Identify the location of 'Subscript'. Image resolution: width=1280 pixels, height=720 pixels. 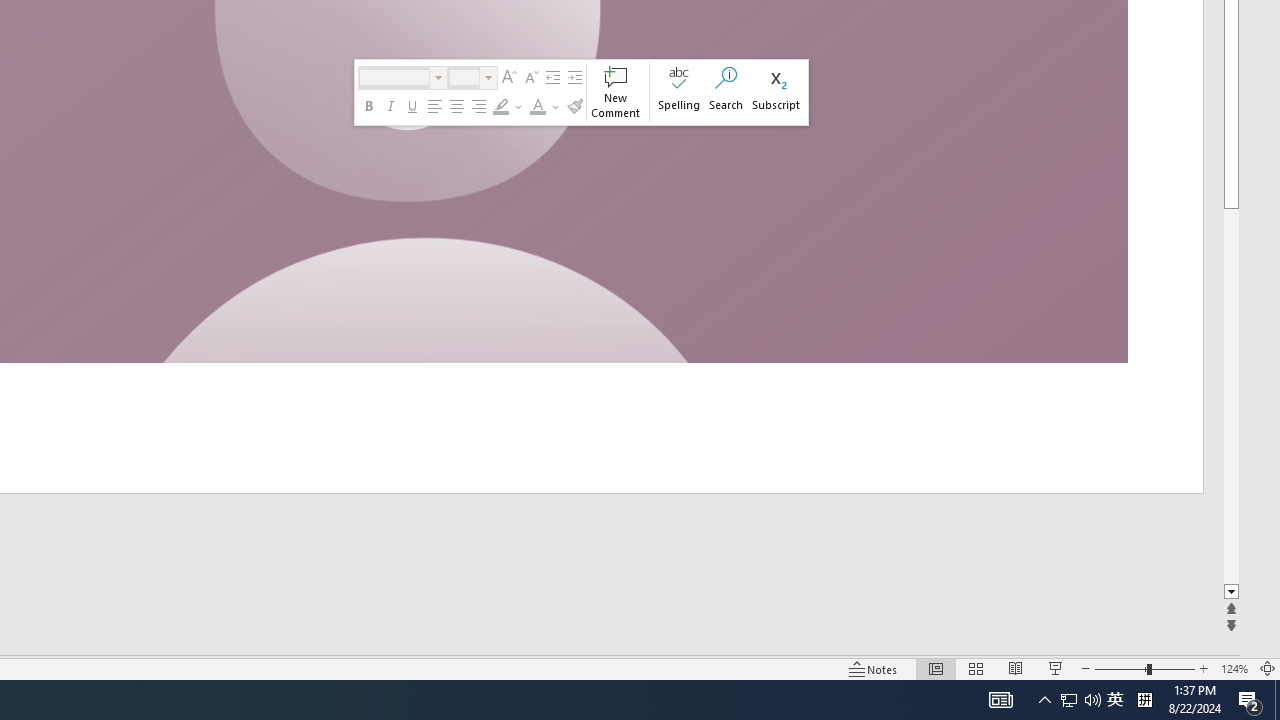
(775, 92).